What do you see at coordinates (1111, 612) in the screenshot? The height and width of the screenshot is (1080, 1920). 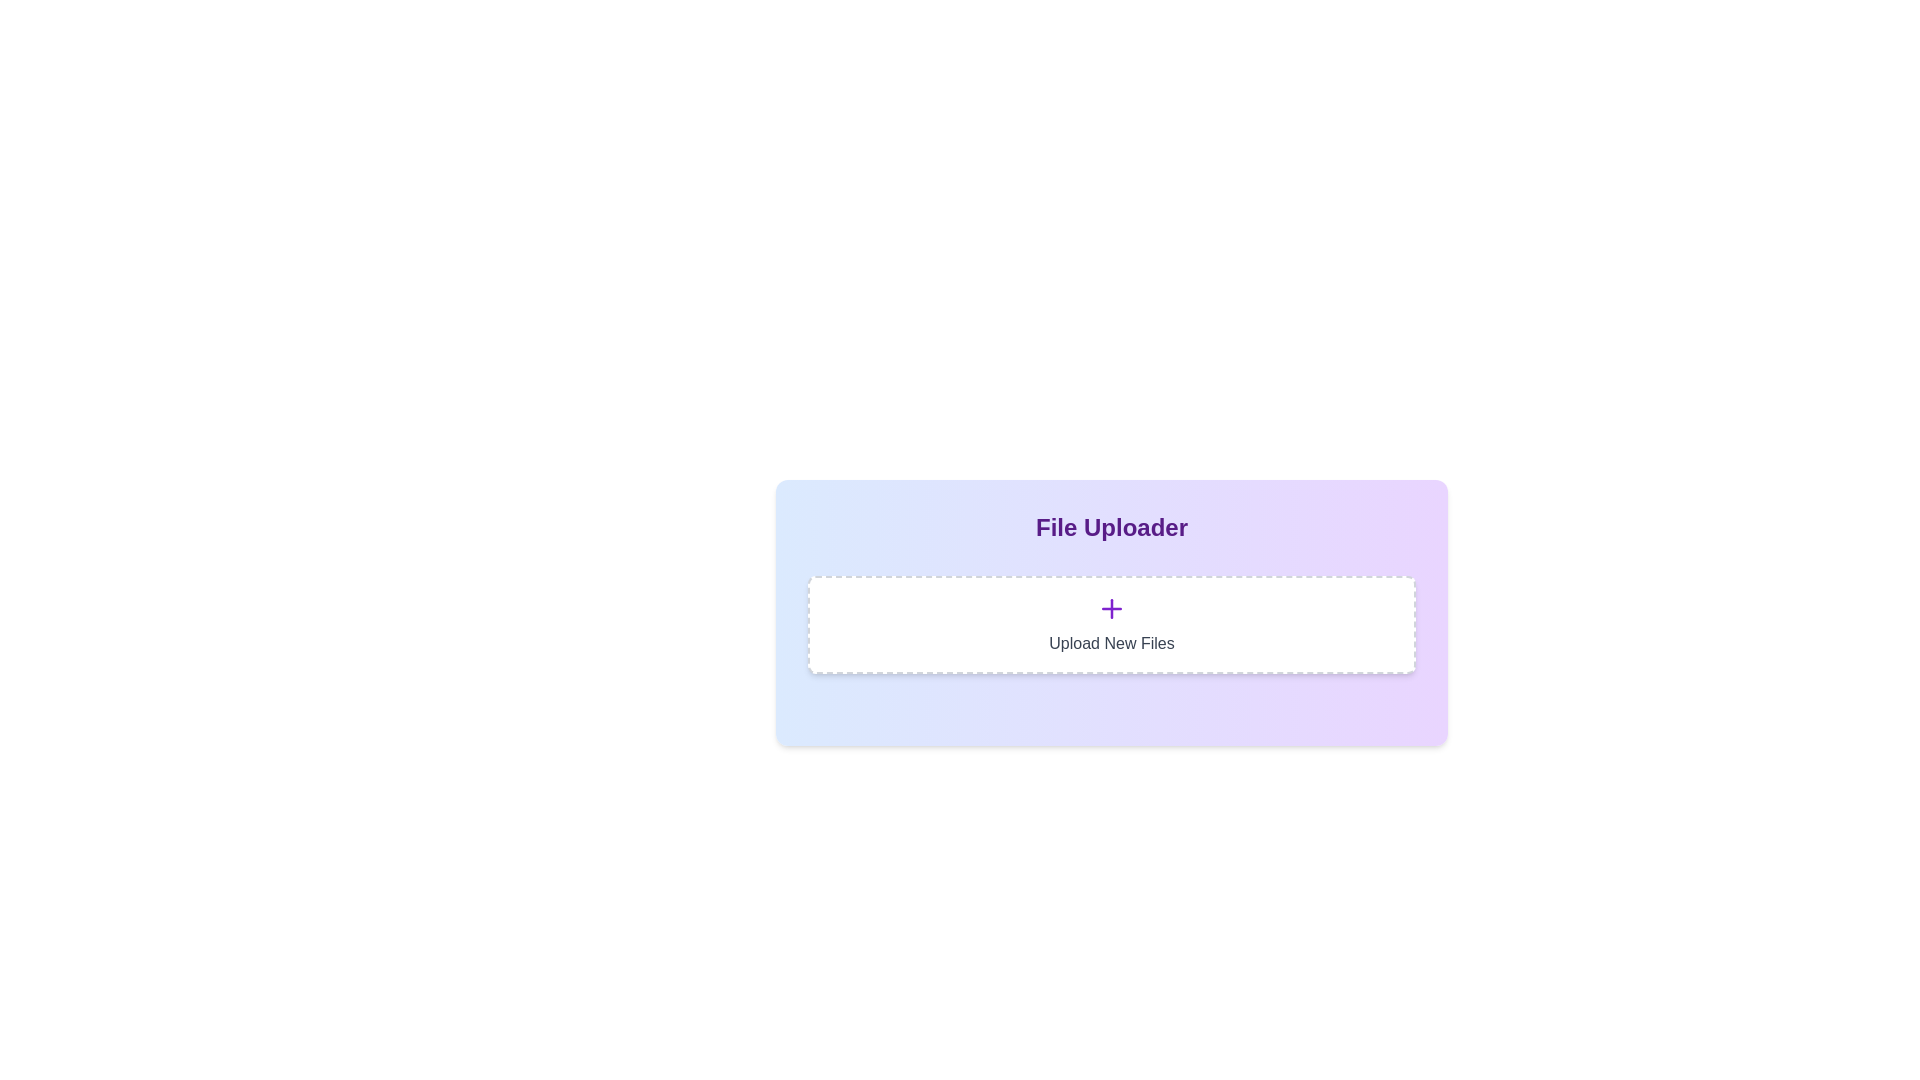 I see `the 'File Uploader' area, which features a gradient background and the text 'Upload New Files'` at bounding box center [1111, 612].